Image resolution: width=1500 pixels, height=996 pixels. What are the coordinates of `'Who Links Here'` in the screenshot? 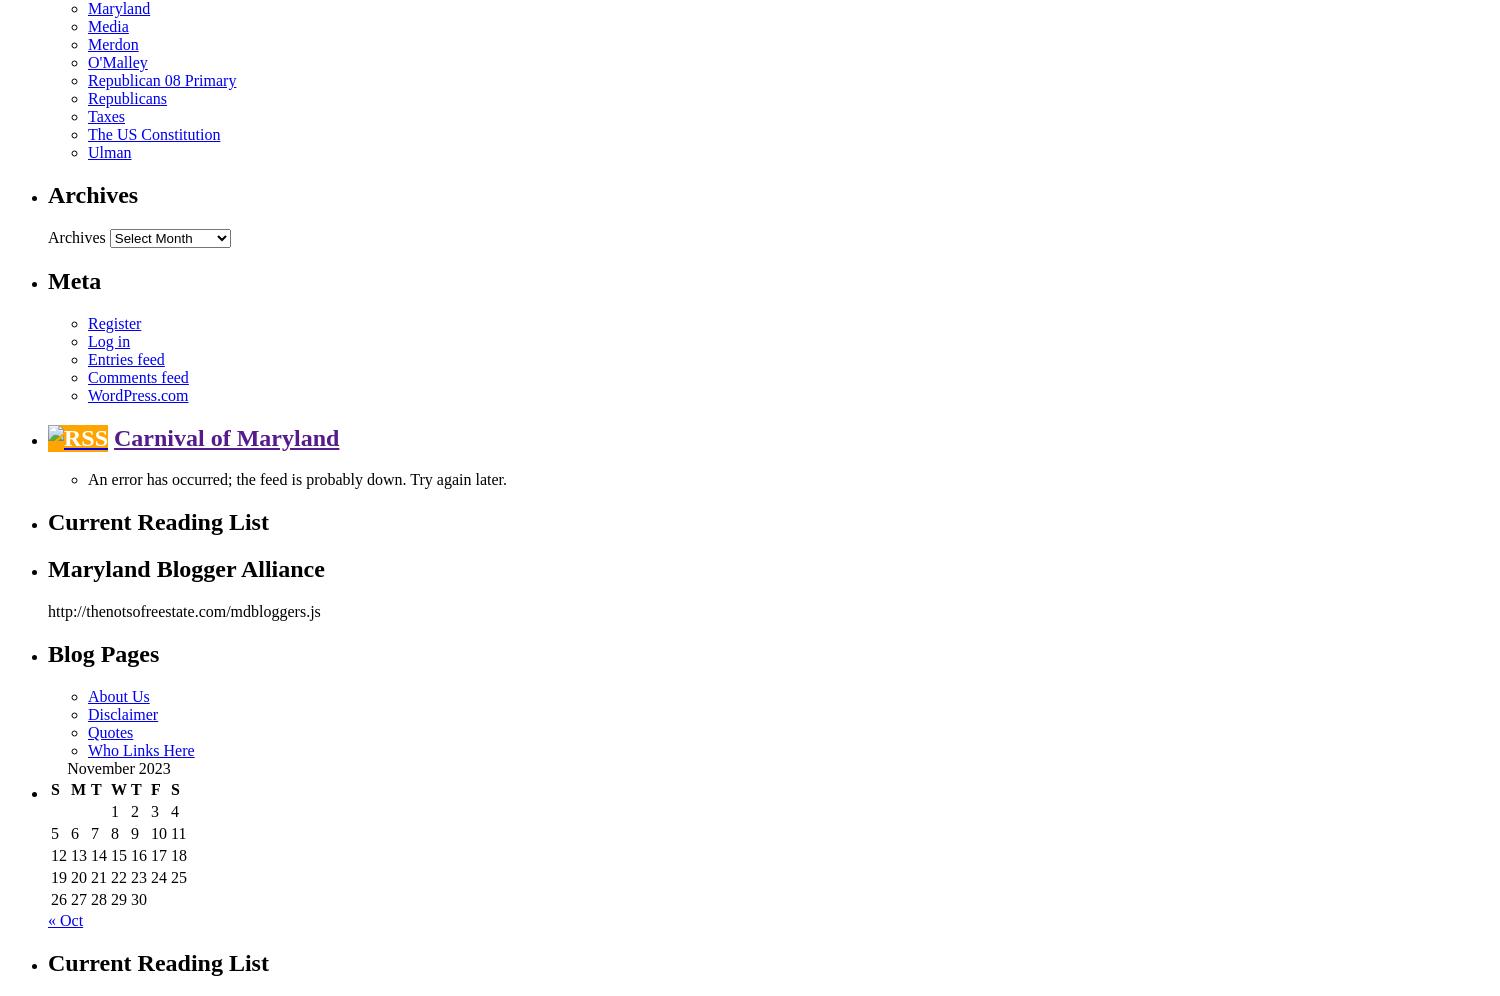 It's located at (141, 750).